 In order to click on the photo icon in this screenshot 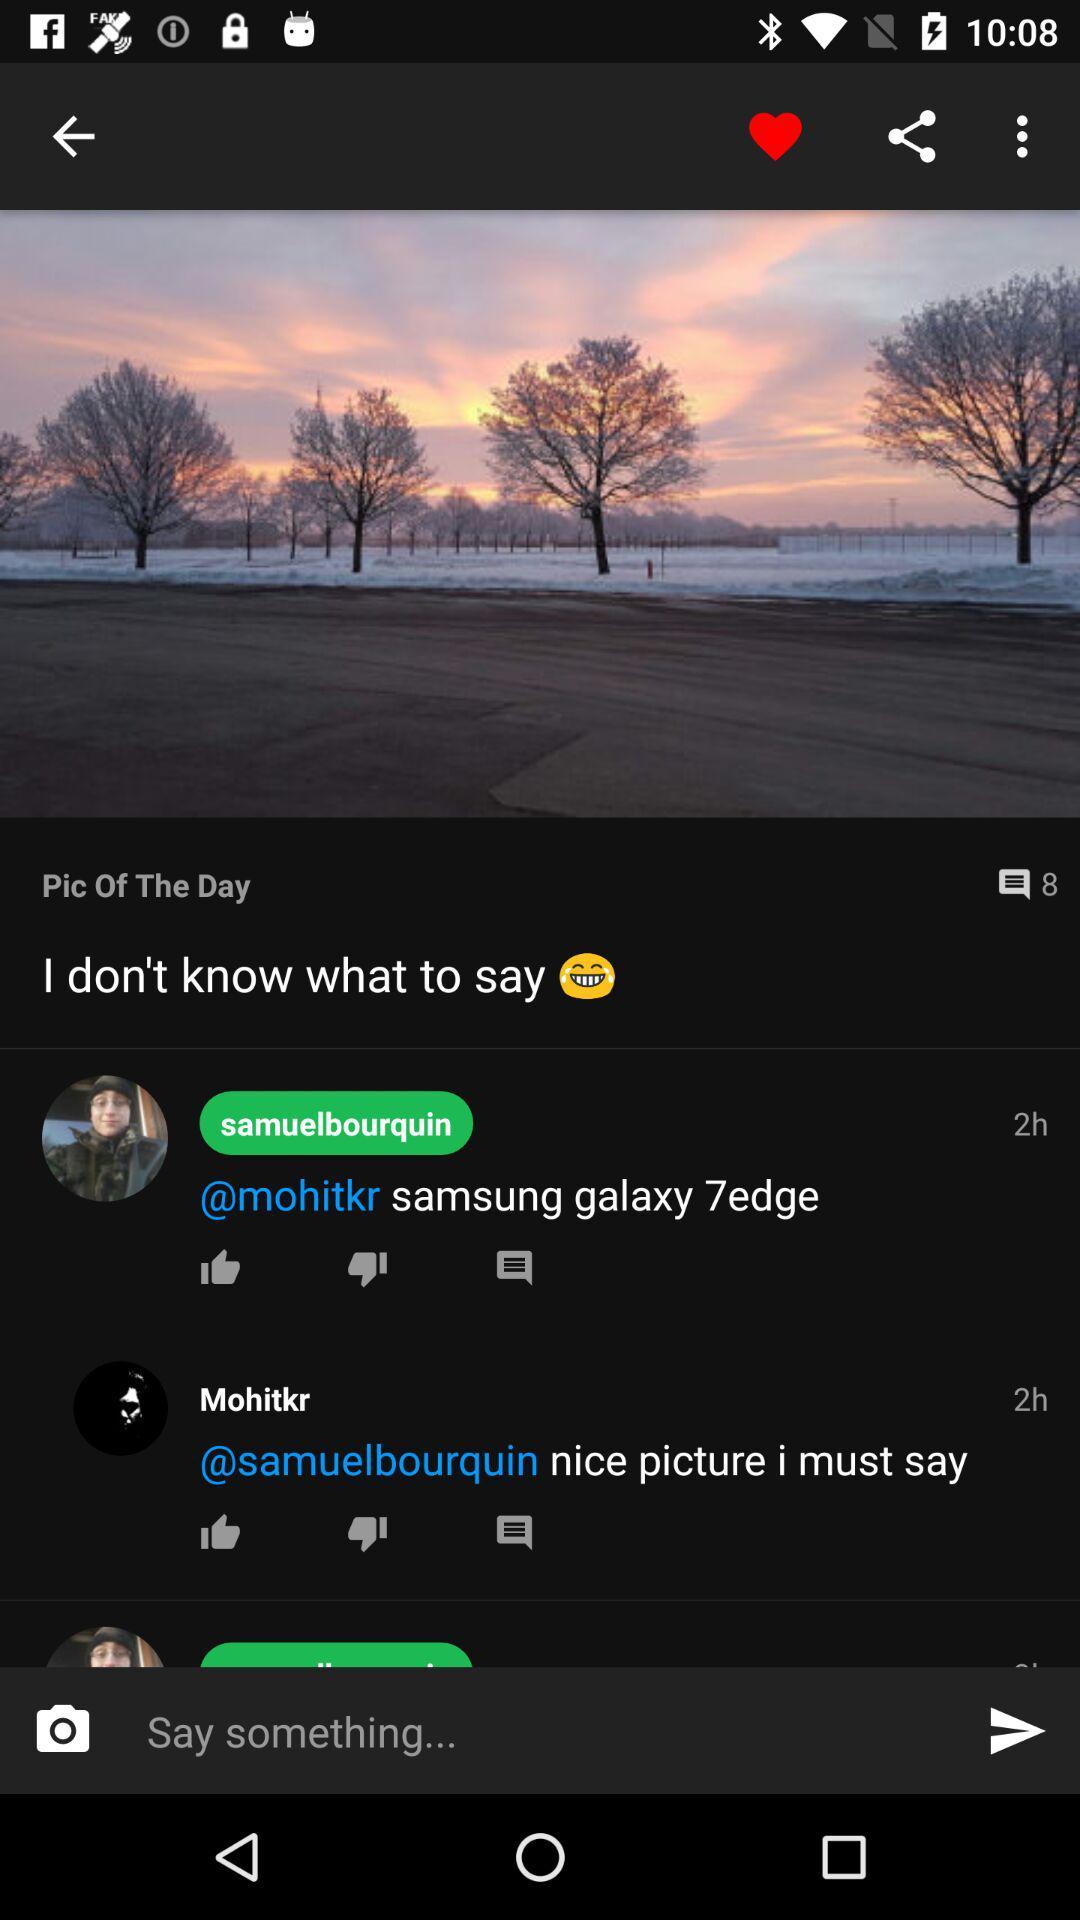, I will do `click(61, 1730)`.